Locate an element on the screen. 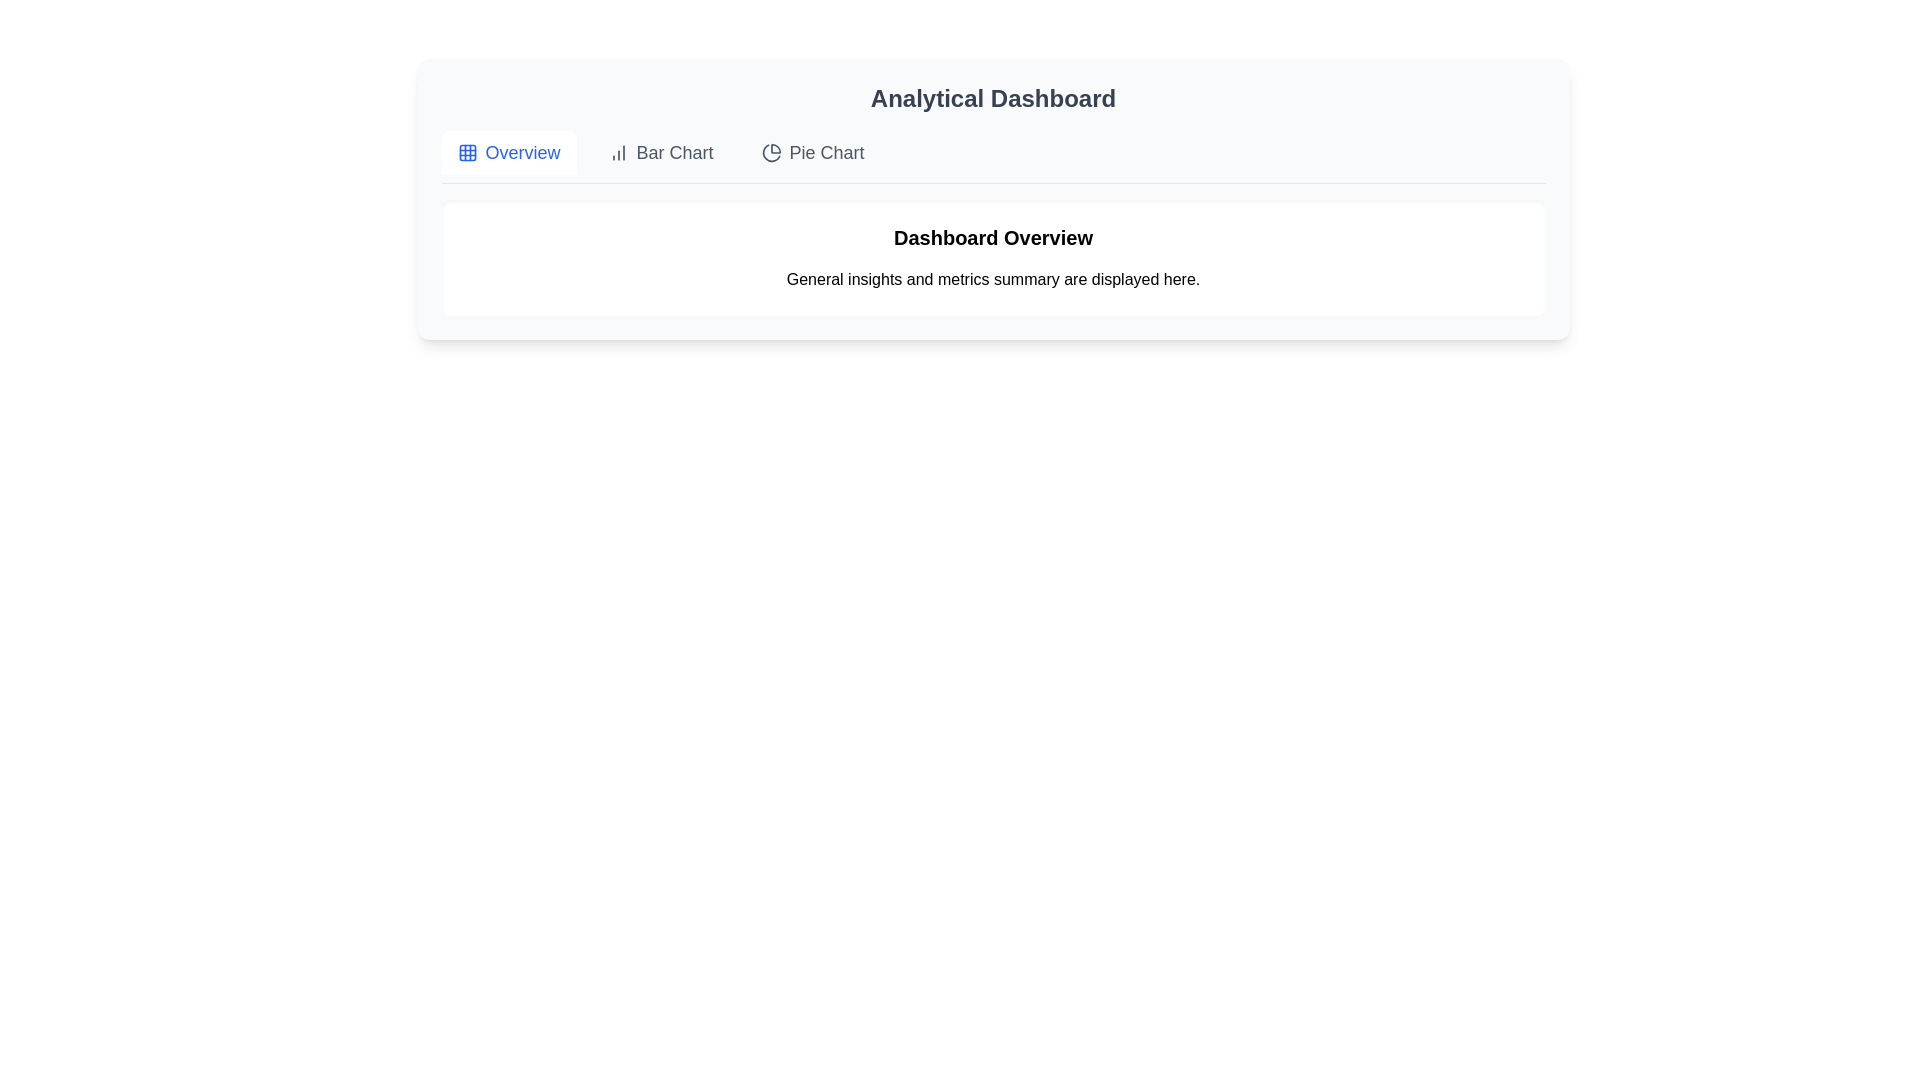 The width and height of the screenshot is (1920, 1080). the 'Bar Chart' navigation tab to change its background color is located at coordinates (675, 152).